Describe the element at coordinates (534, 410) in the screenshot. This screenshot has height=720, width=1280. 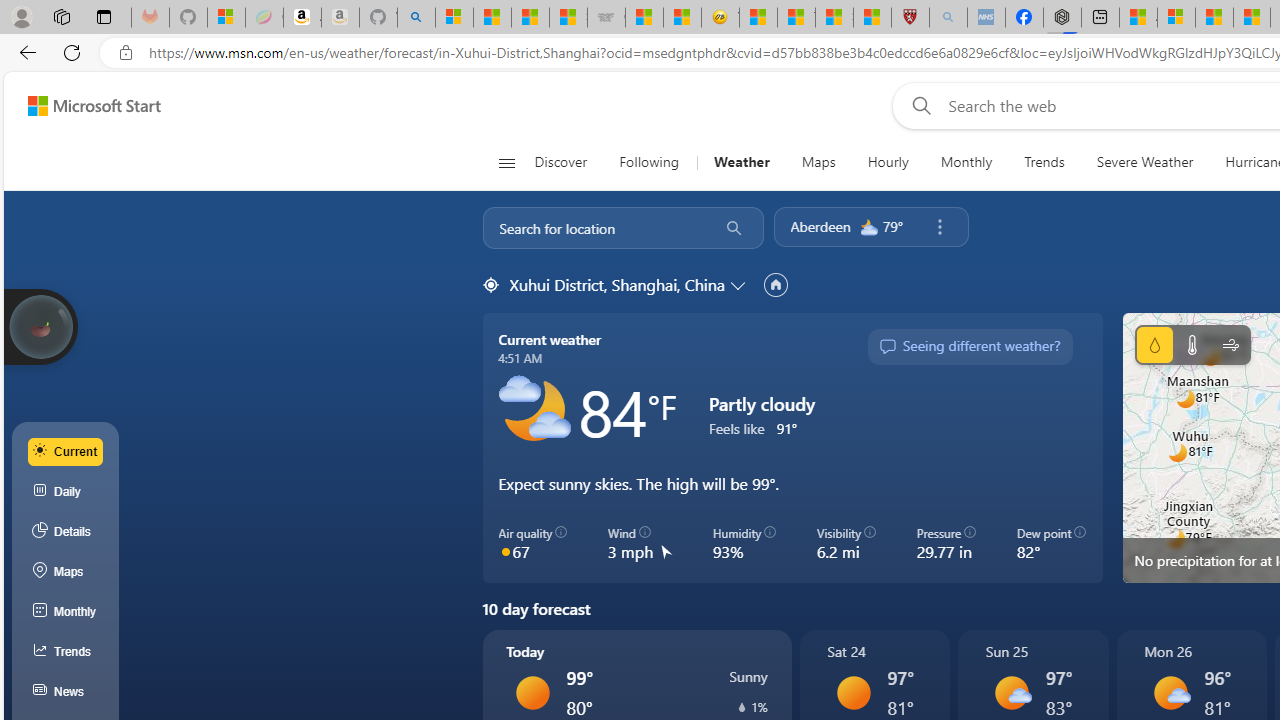
I see `'Partly cloudy'` at that location.